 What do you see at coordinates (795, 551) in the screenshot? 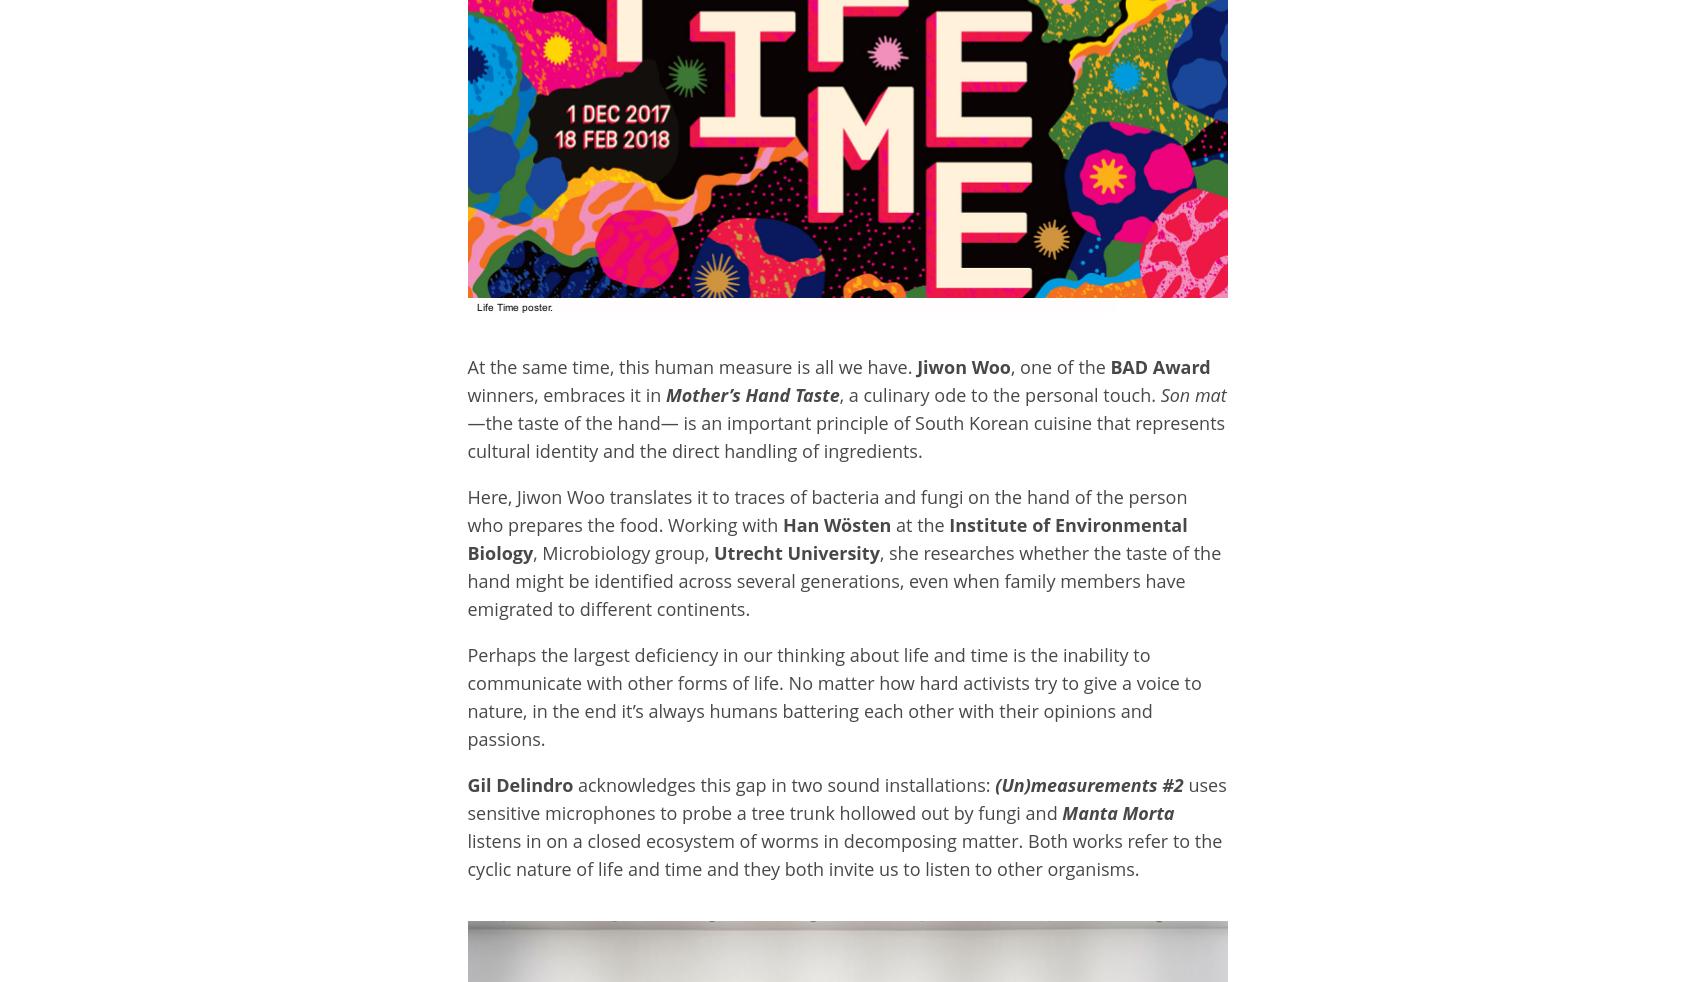
I see `'Utrecht University'` at bounding box center [795, 551].